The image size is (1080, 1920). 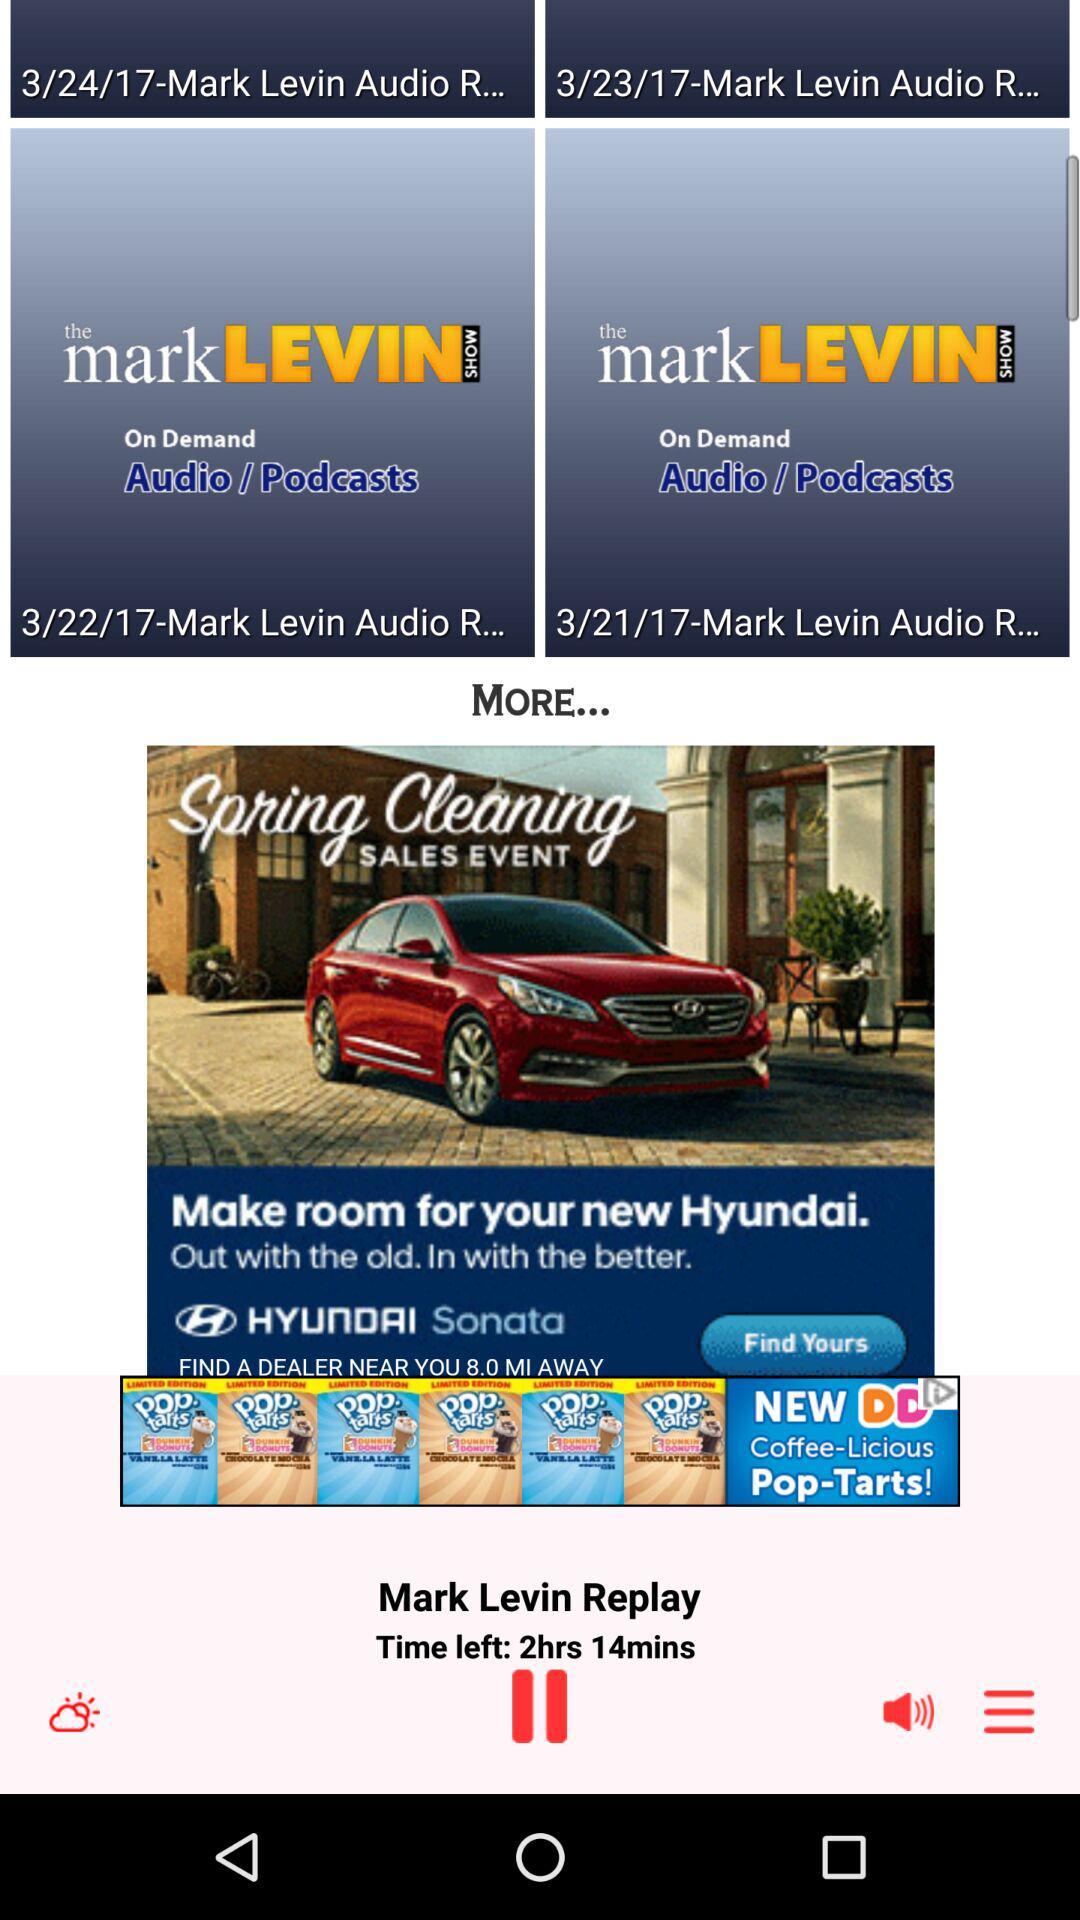 I want to click on pause radio station, so click(x=538, y=1705).